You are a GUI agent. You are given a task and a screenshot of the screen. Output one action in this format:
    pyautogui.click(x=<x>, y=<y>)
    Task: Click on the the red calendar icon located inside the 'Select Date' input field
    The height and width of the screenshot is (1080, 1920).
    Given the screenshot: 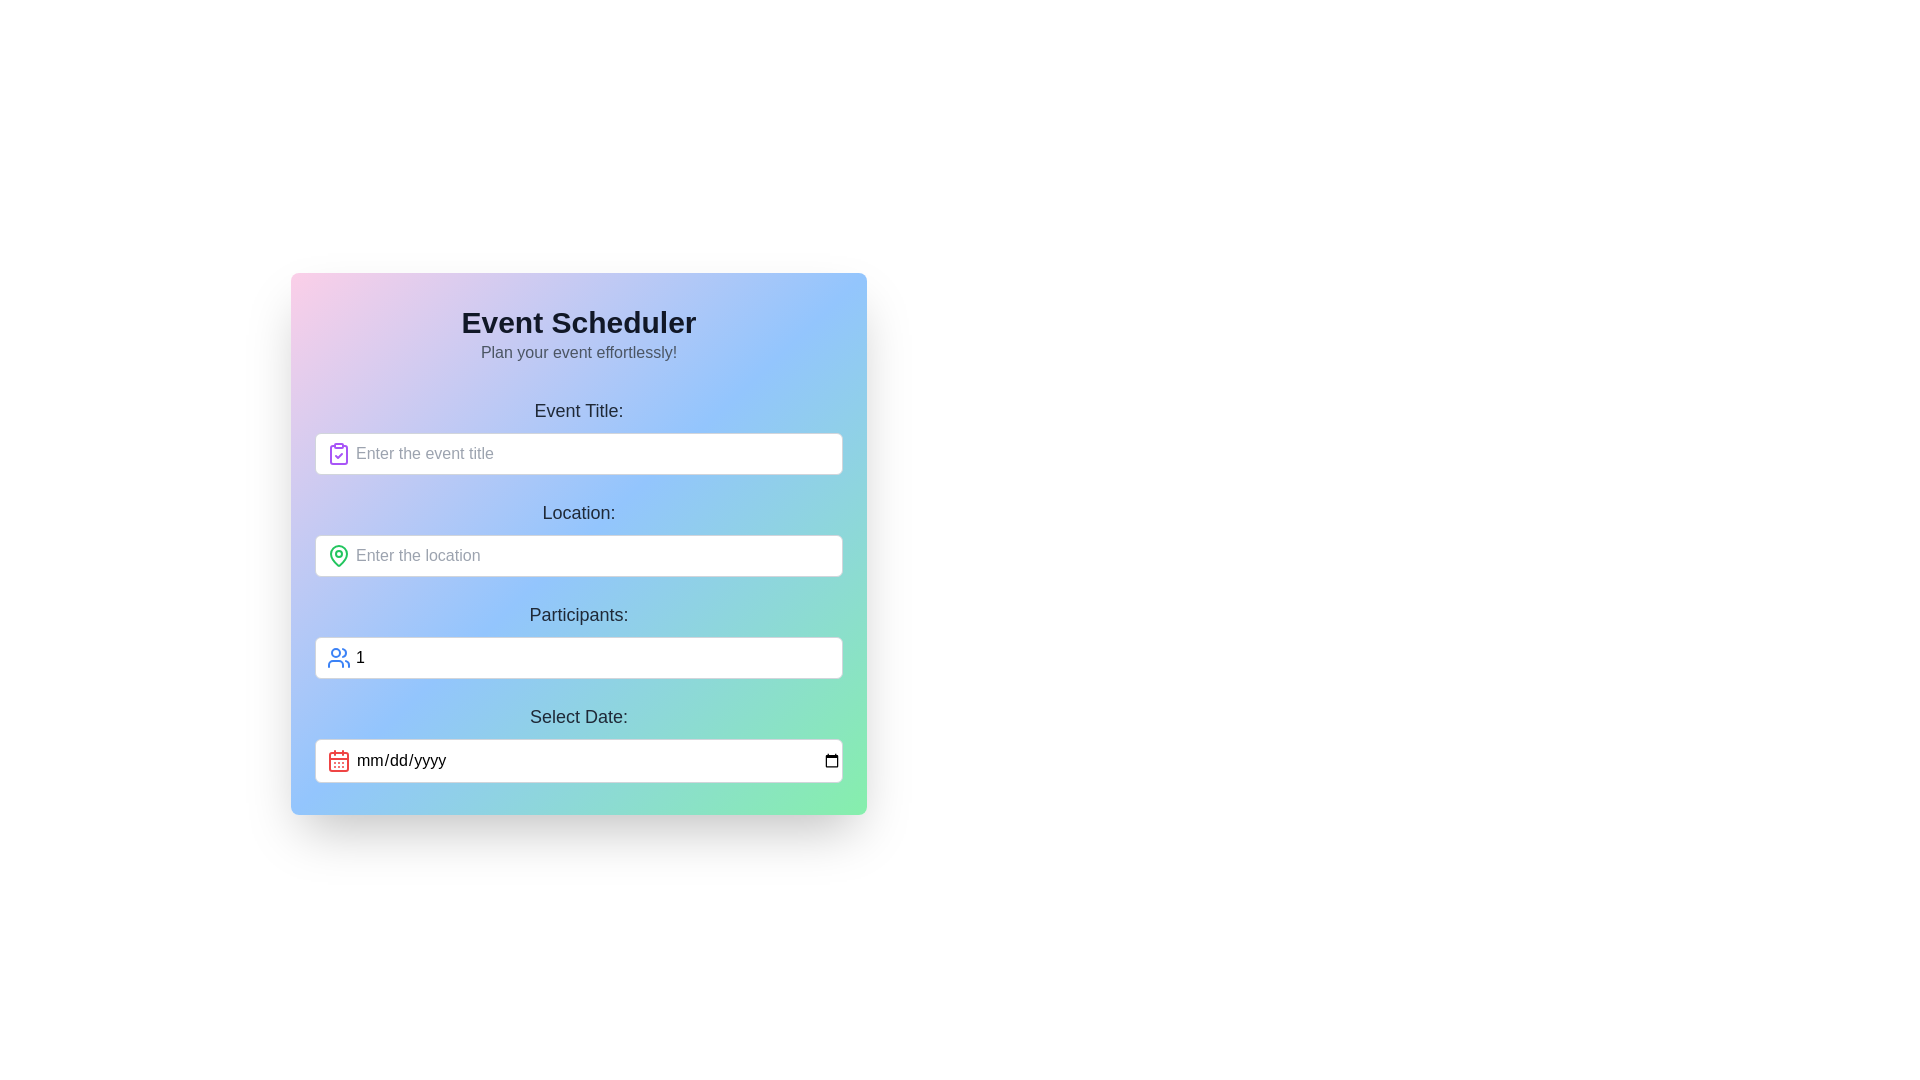 What is the action you would take?
    pyautogui.click(x=339, y=760)
    